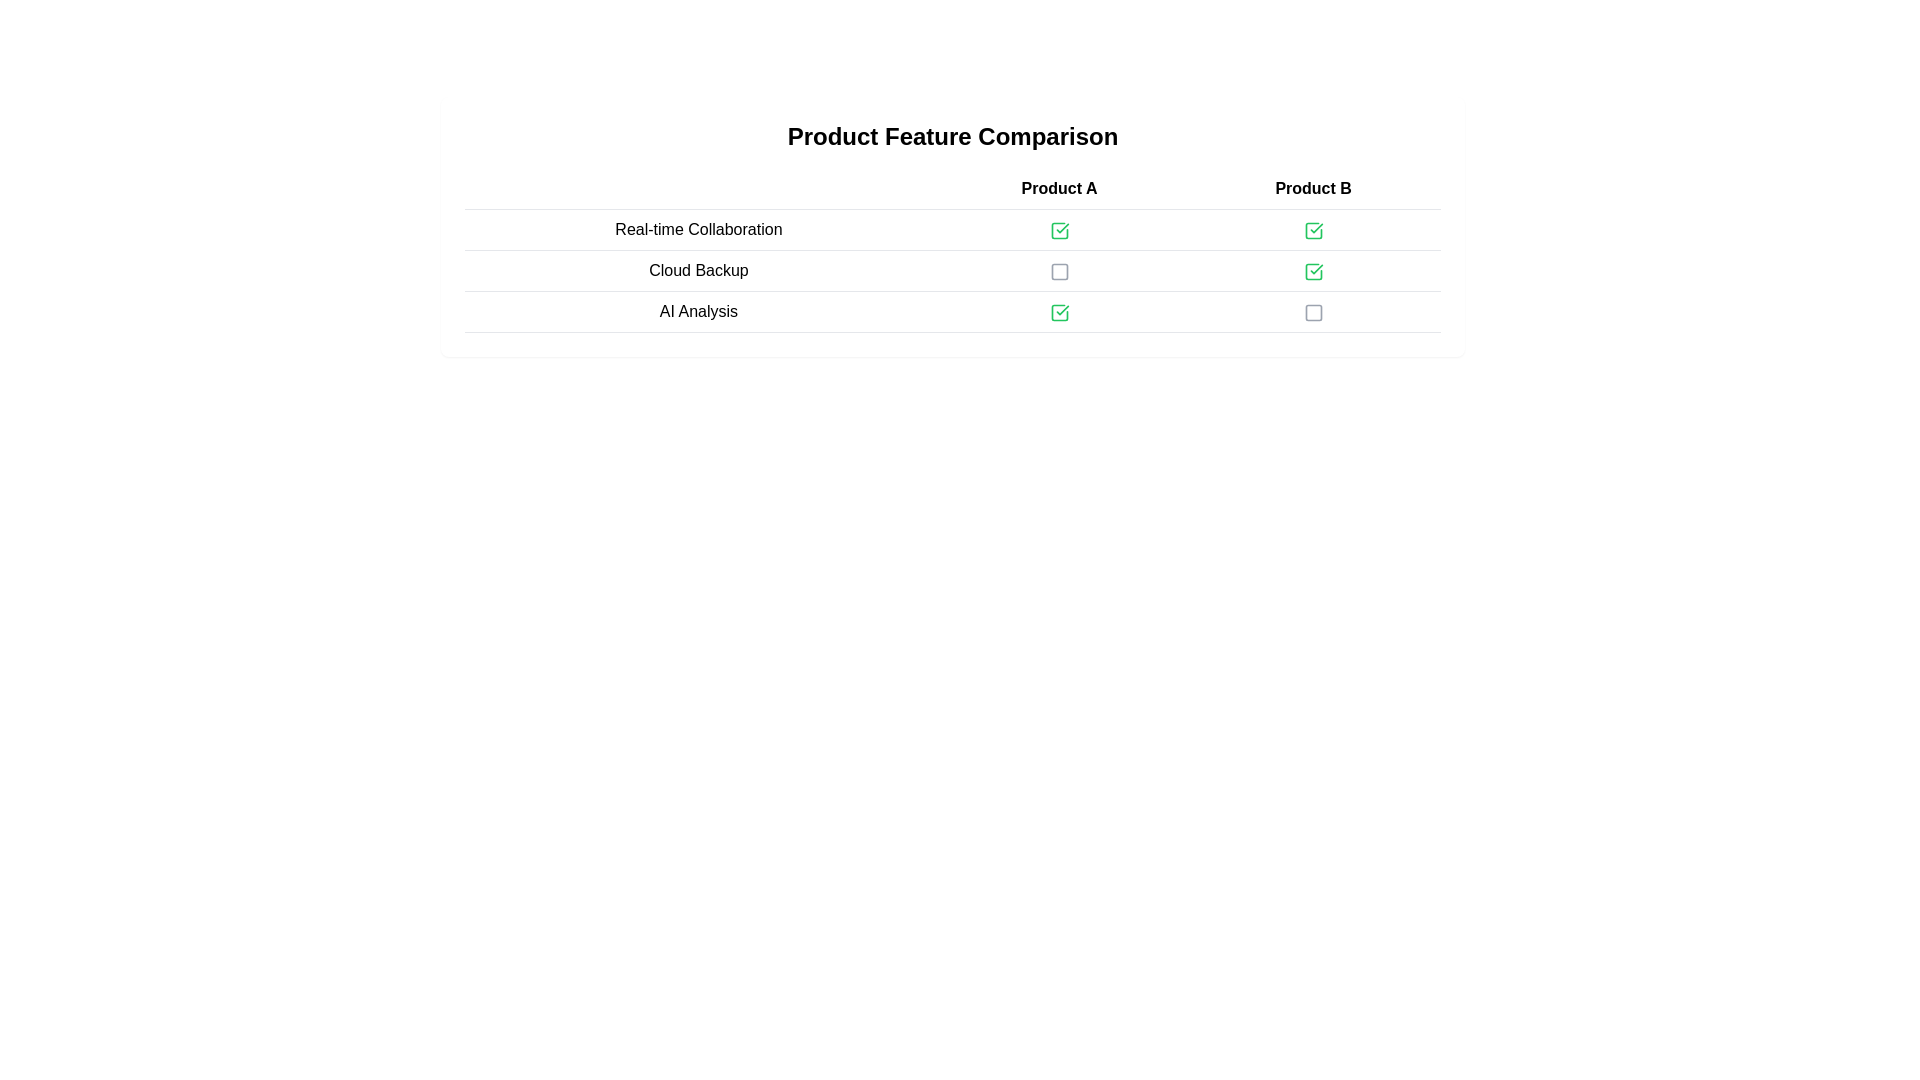 This screenshot has width=1920, height=1080. Describe the element at coordinates (1313, 312) in the screenshot. I see `the state icon in the third row and third column of the comparison table under 'Product B', adjacent to 'AI Analysis'` at that location.